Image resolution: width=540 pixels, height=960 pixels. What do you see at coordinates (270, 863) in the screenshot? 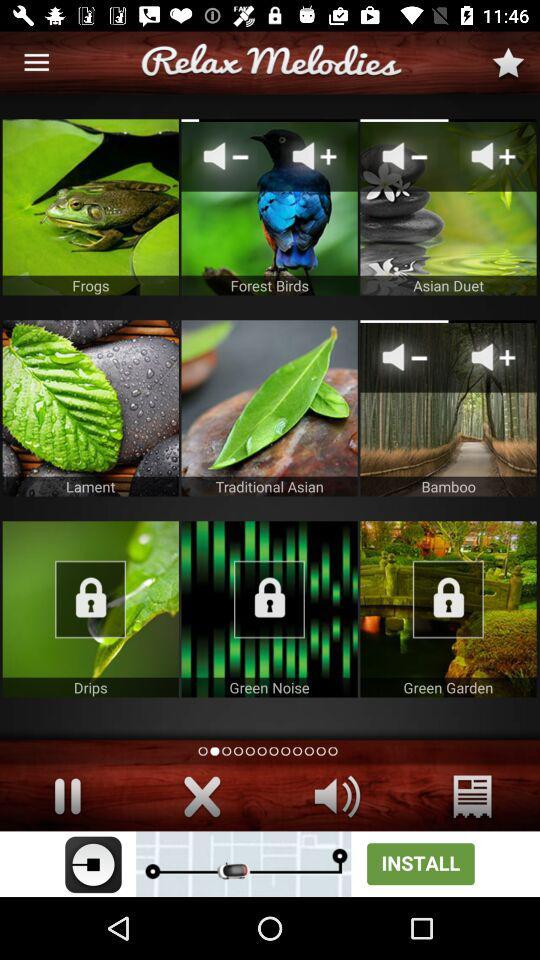
I see `advertisement` at bounding box center [270, 863].